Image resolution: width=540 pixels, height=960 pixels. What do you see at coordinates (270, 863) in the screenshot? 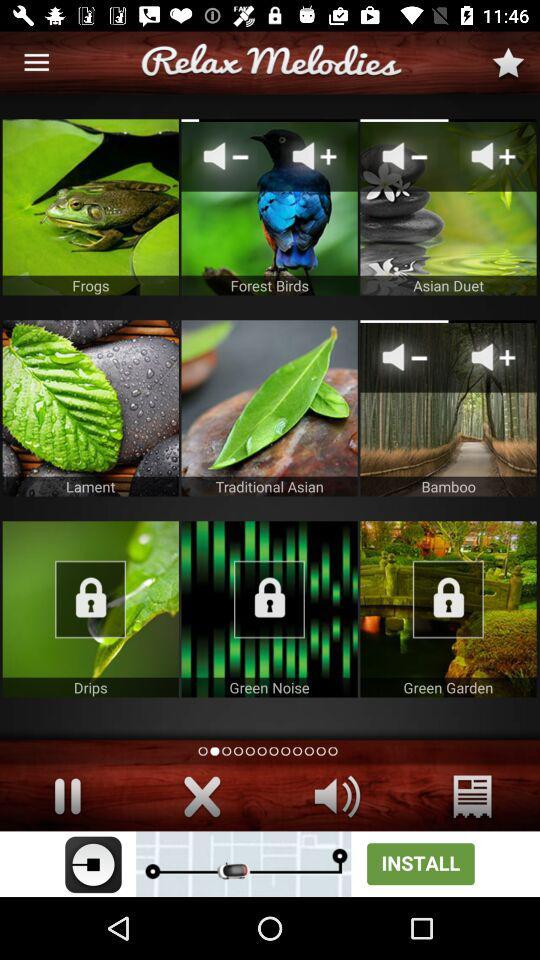
I see `advertisement` at bounding box center [270, 863].